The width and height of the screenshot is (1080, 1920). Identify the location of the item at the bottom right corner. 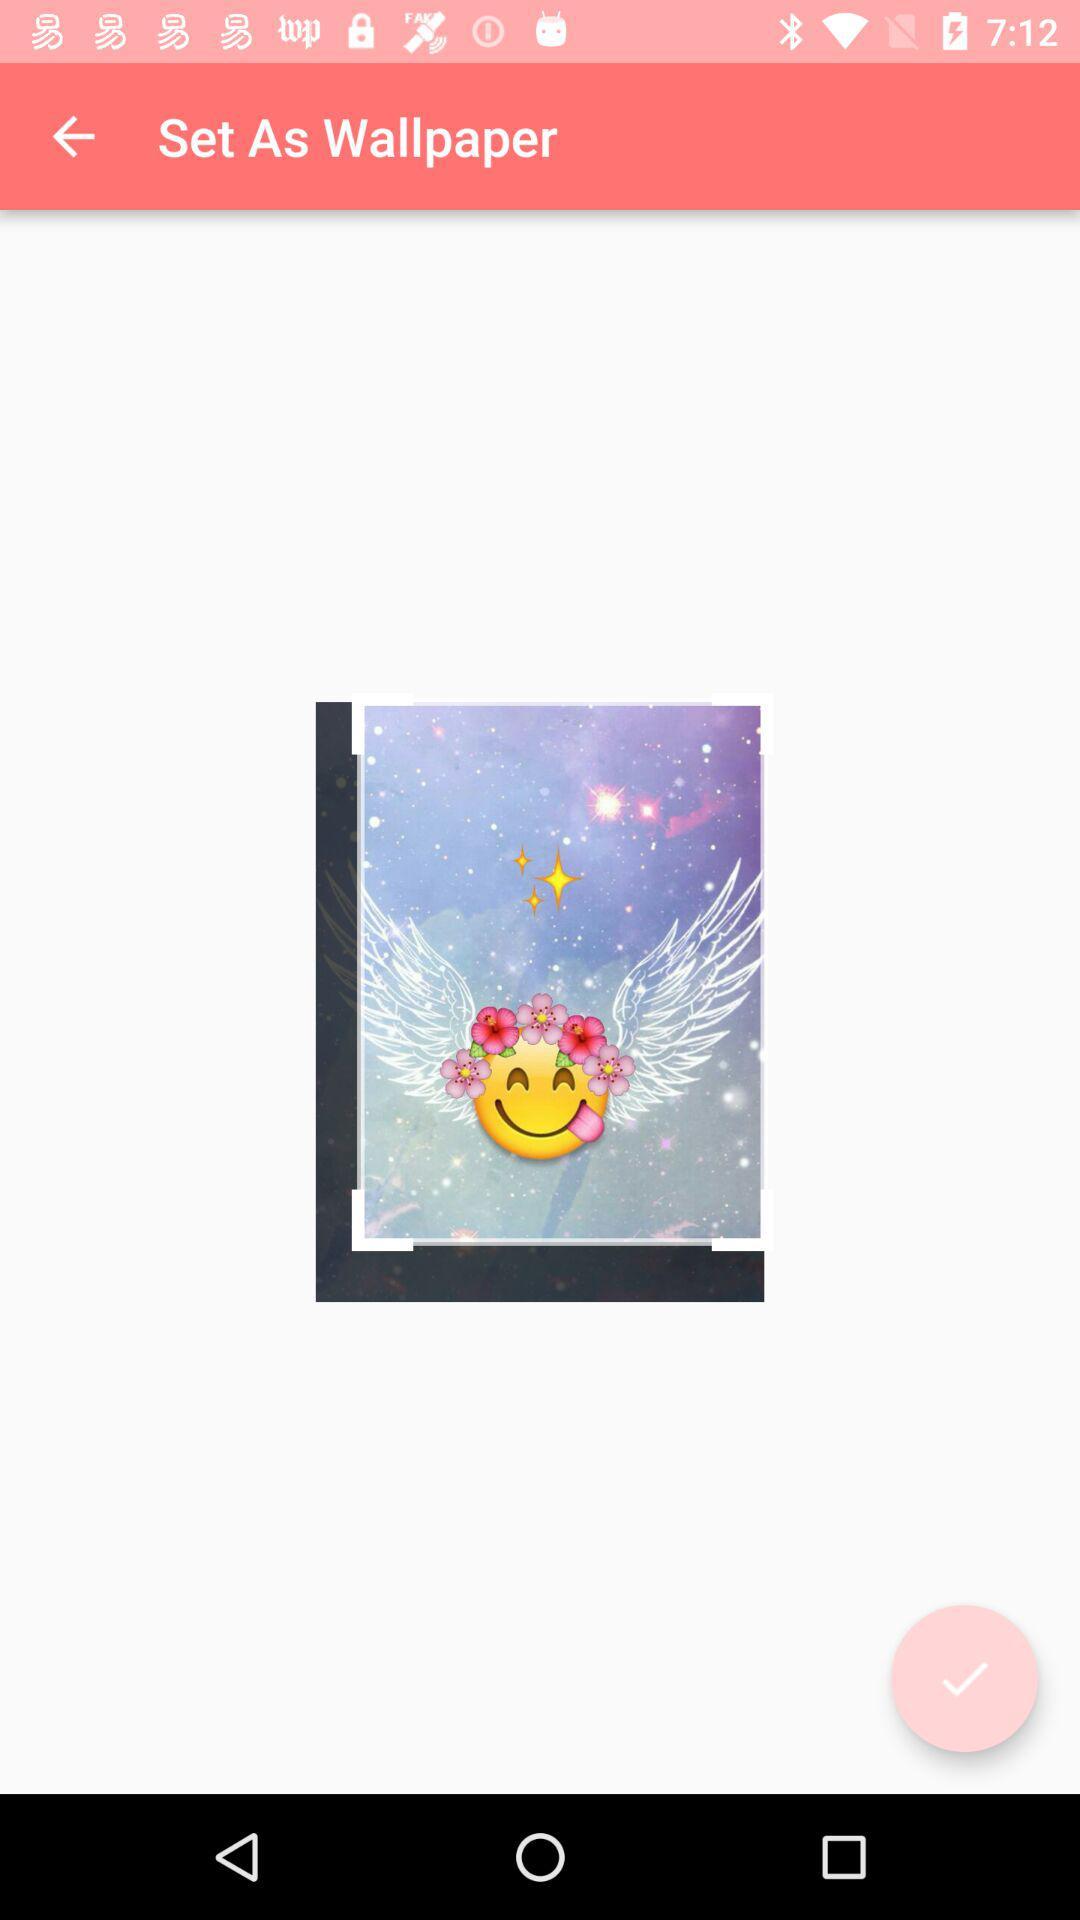
(963, 1678).